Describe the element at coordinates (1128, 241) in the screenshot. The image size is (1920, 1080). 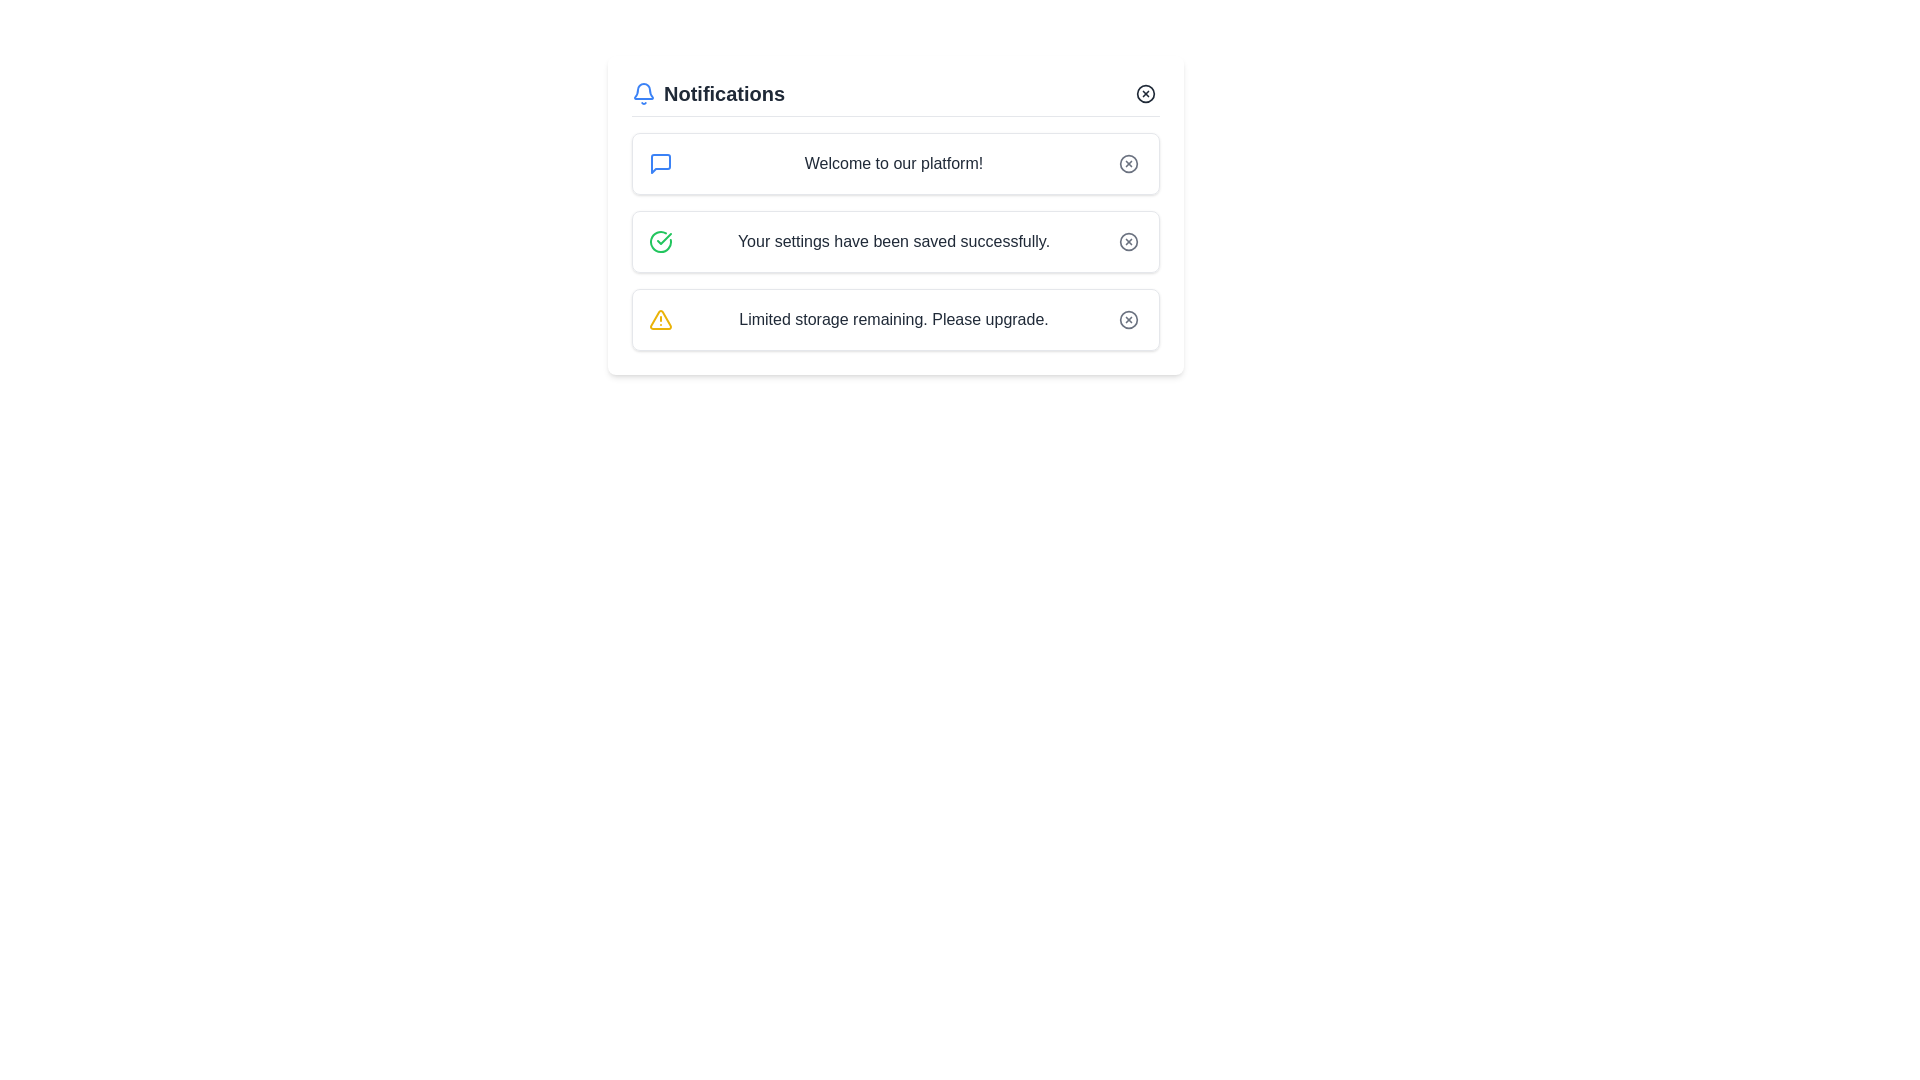
I see `the circular icon button with an 'X' symbol inside, located in the notification panel next to the message indicating successful saving of settings` at that location.